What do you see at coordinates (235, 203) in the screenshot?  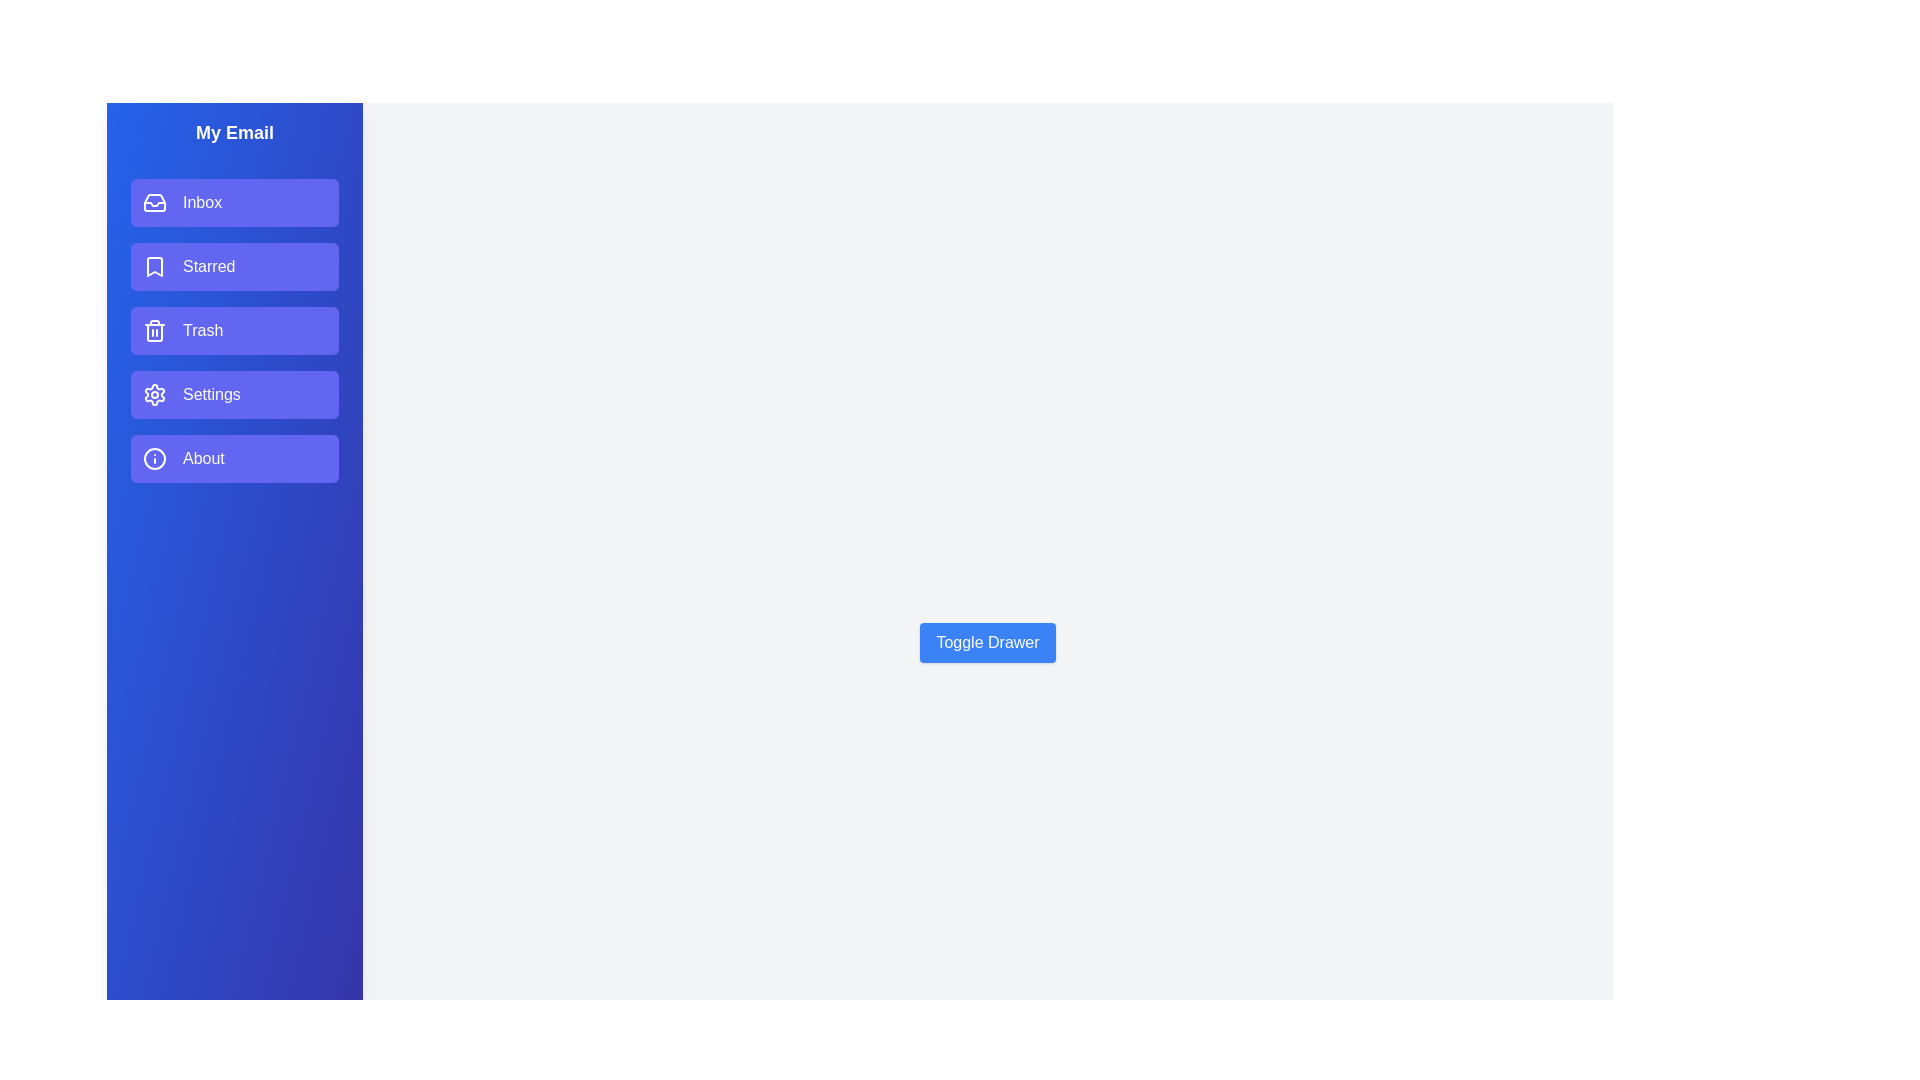 I see `the email section item Inbox` at bounding box center [235, 203].